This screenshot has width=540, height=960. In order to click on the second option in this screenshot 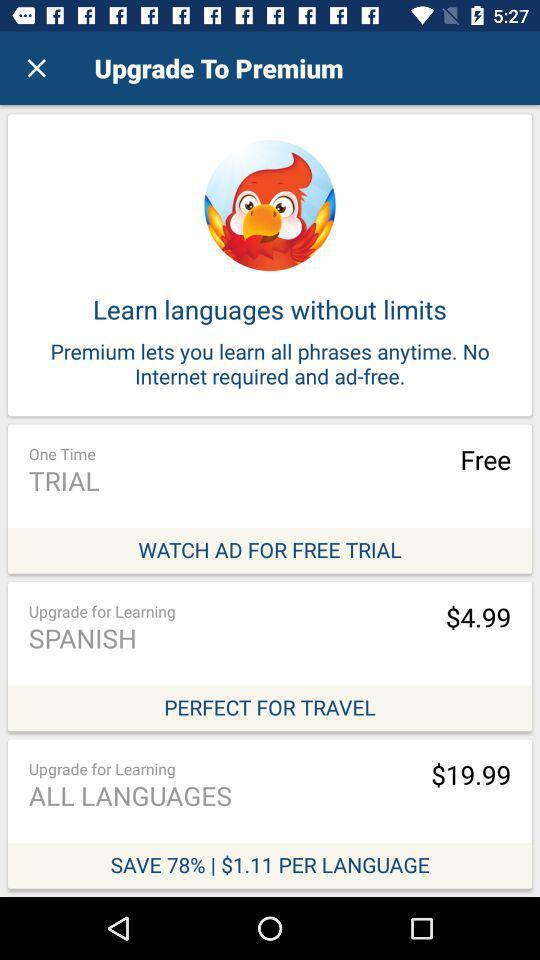, I will do `click(270, 655)`.